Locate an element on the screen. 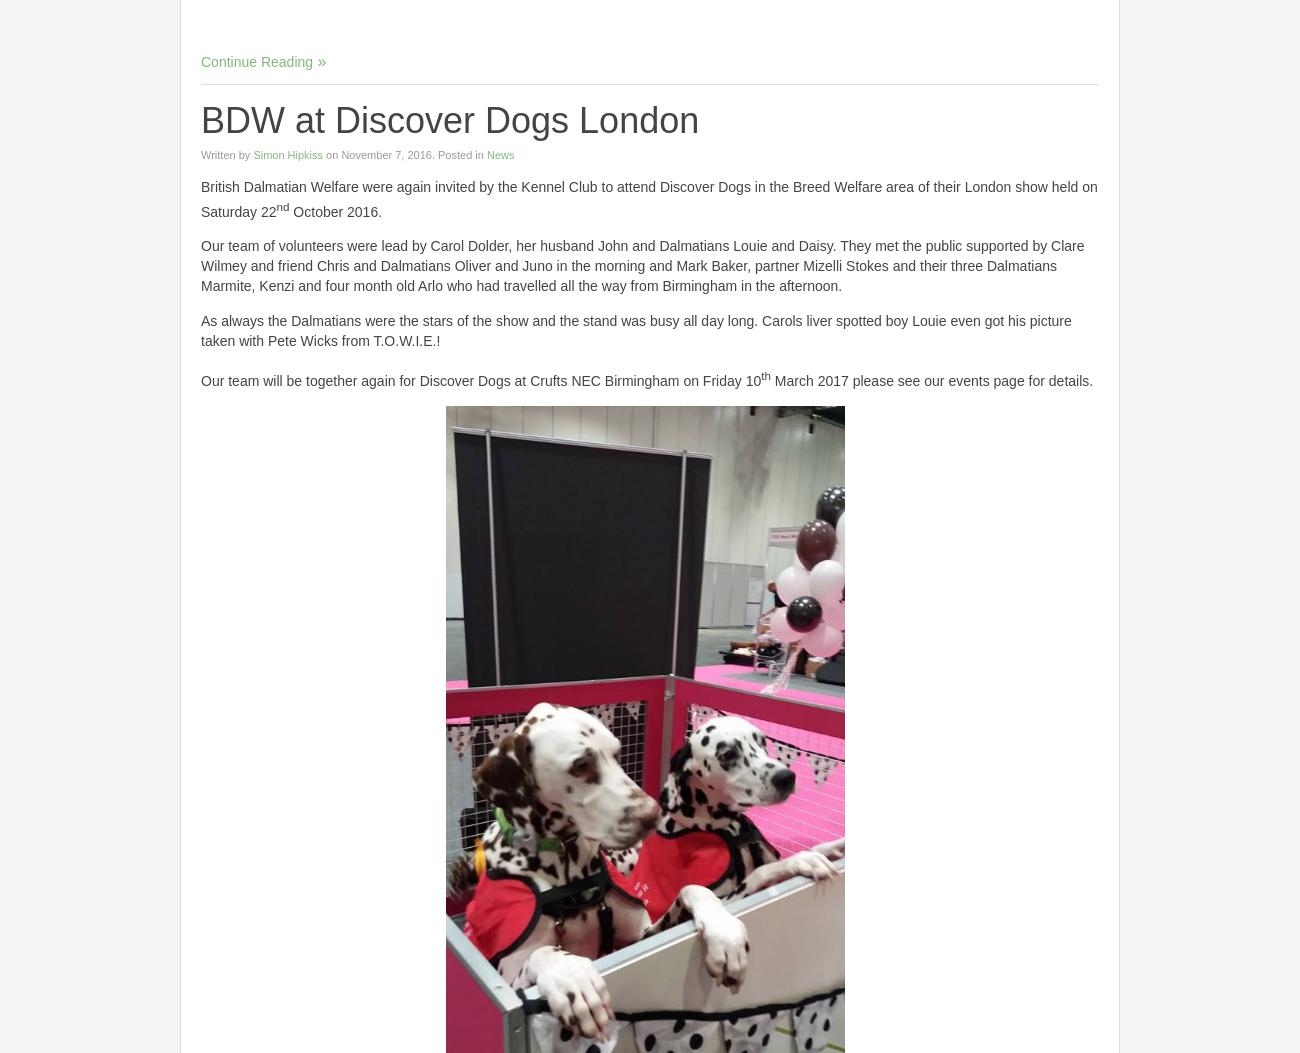  'News' is located at coordinates (499, 152).